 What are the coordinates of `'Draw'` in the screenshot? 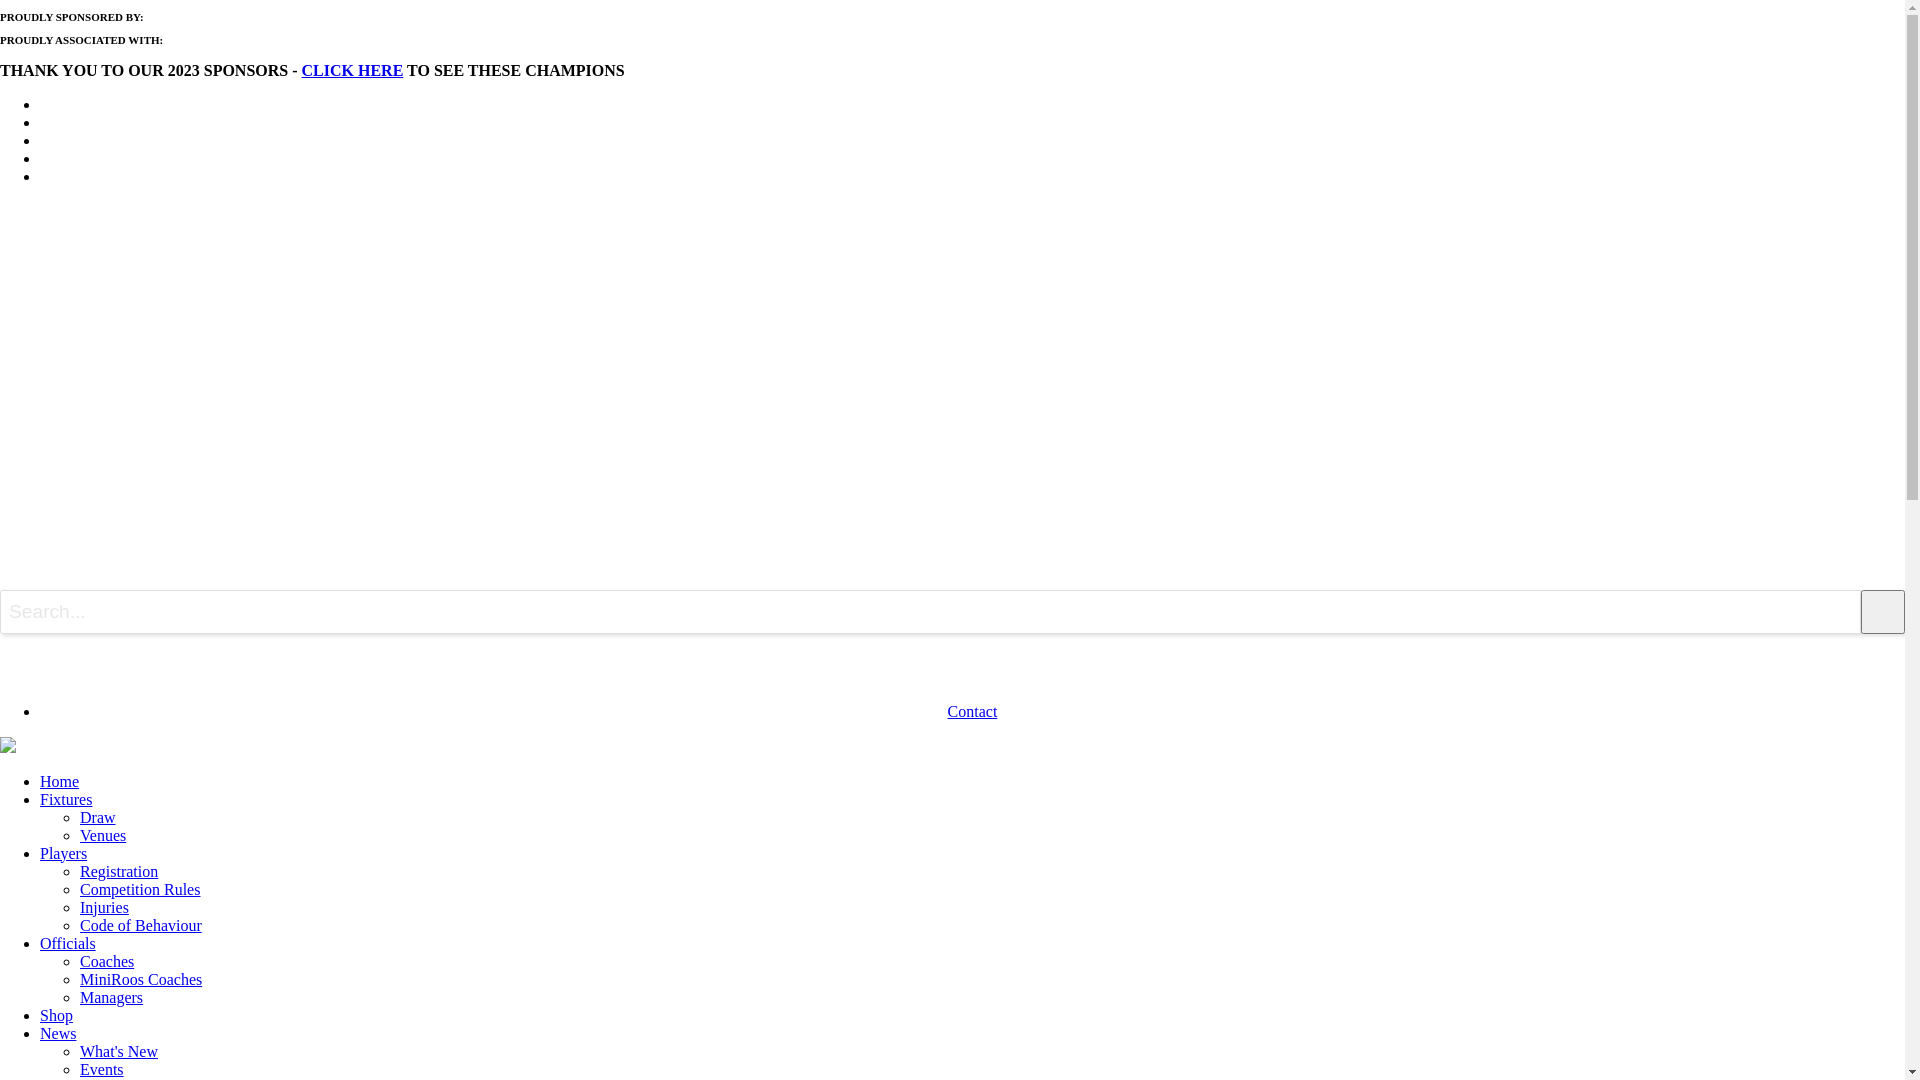 It's located at (80, 817).